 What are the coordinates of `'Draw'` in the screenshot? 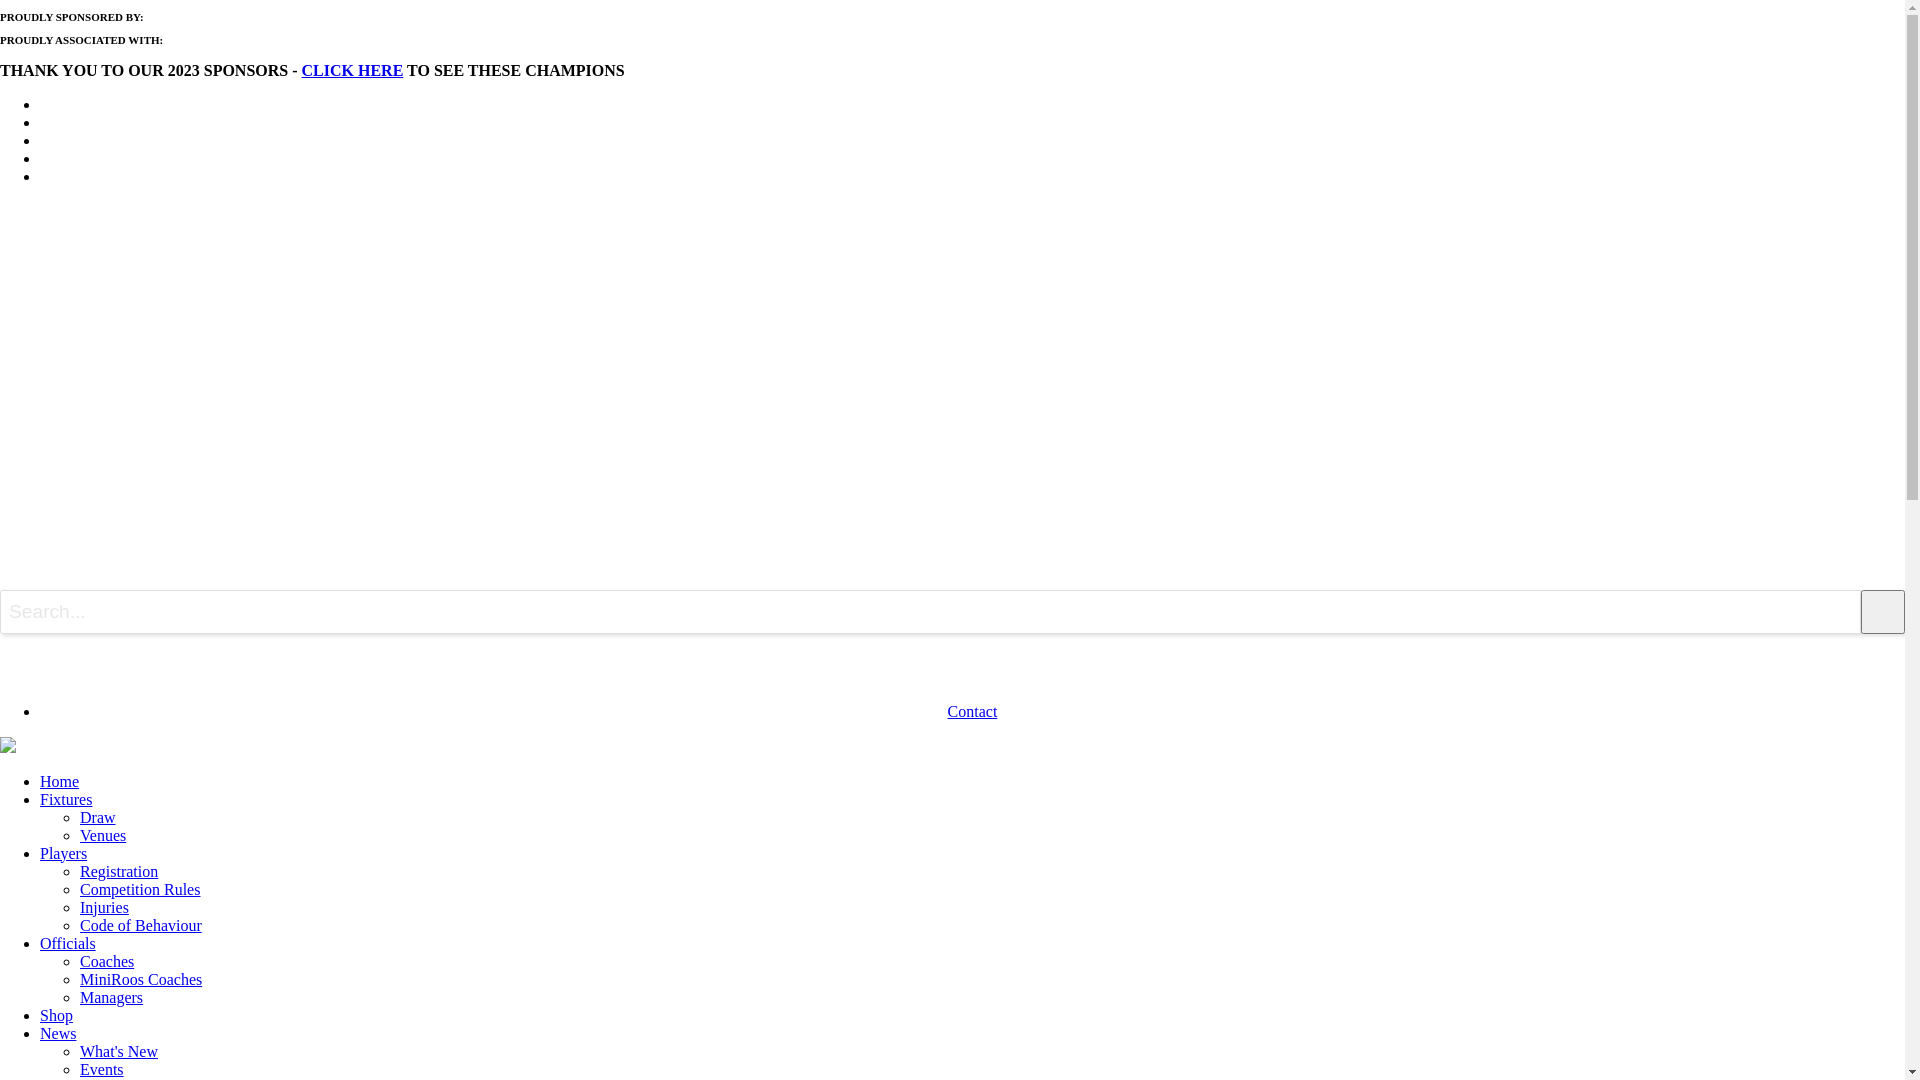 It's located at (80, 817).